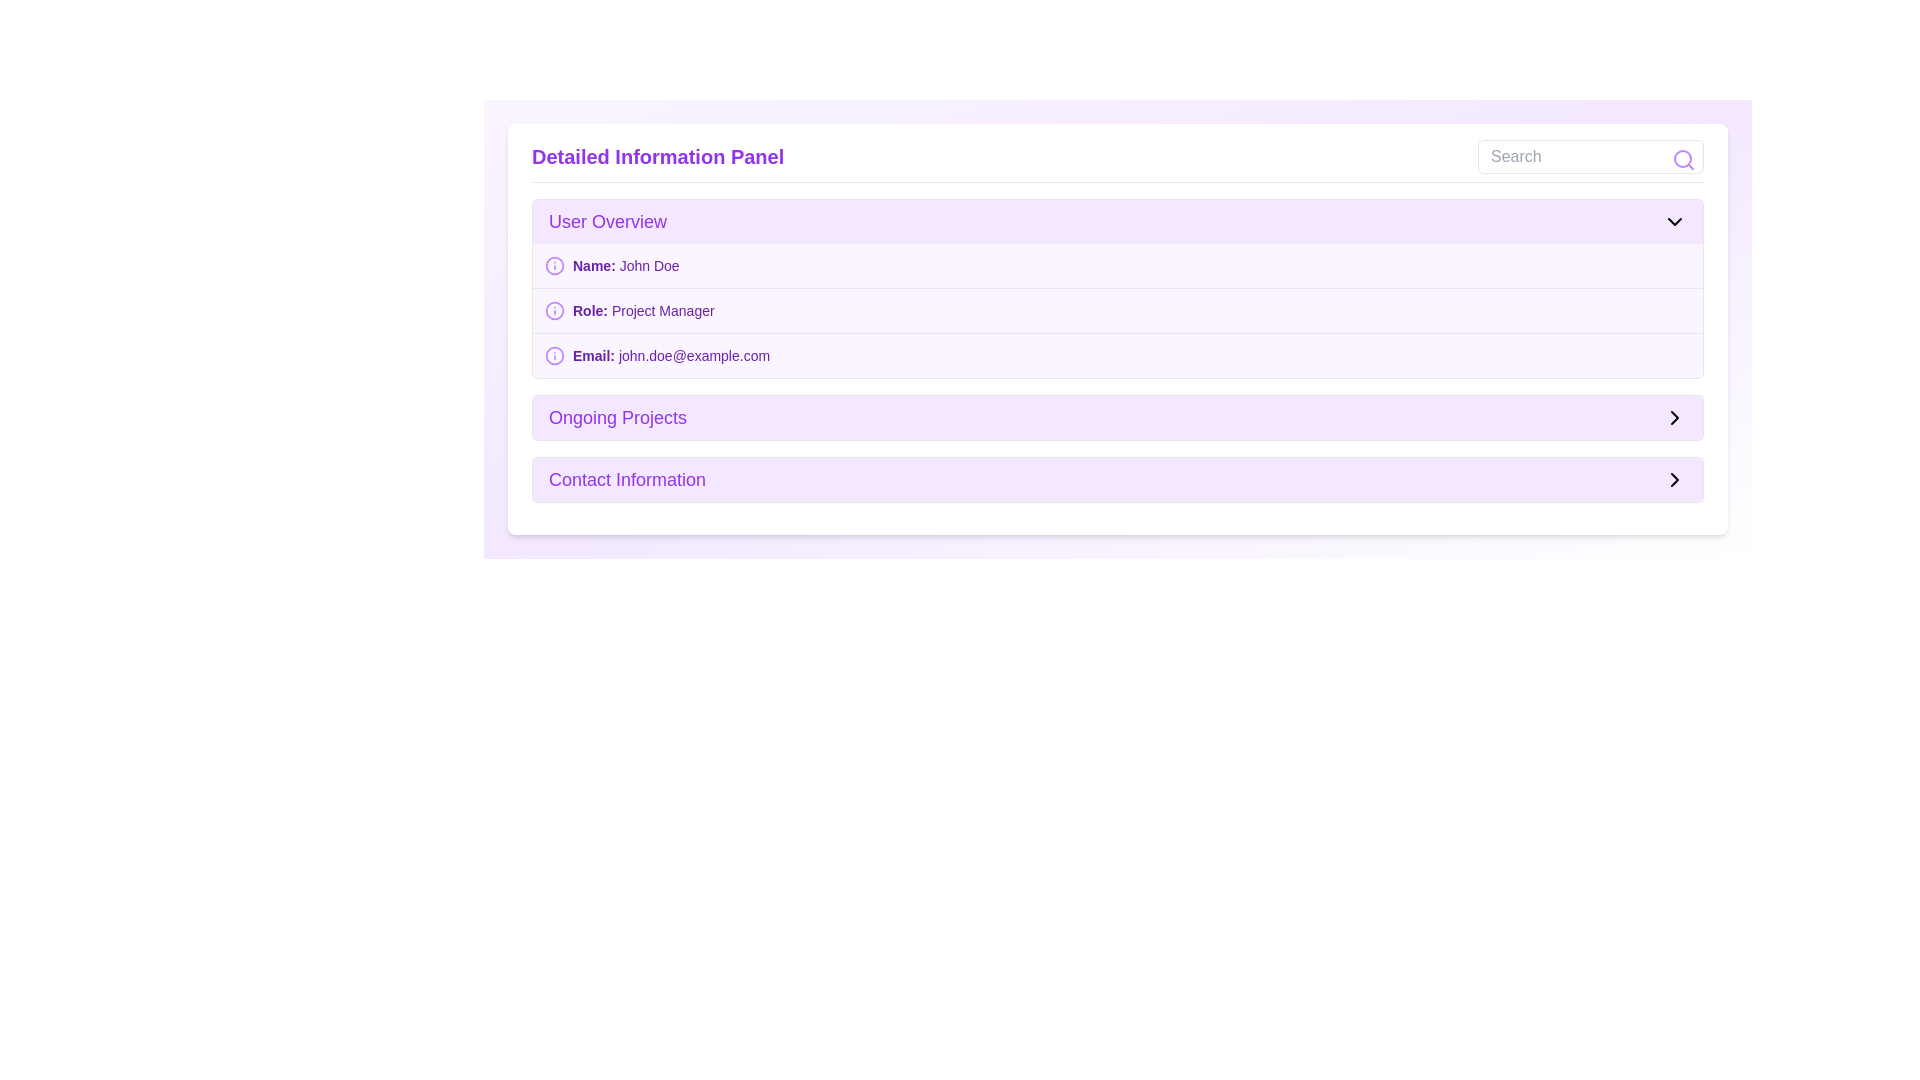 The height and width of the screenshot is (1080, 1920). I want to click on the static text displaying the user's role, 'Project Manager', which is the second item in the user details section of the 'Detailed Information Panel', so click(643, 311).